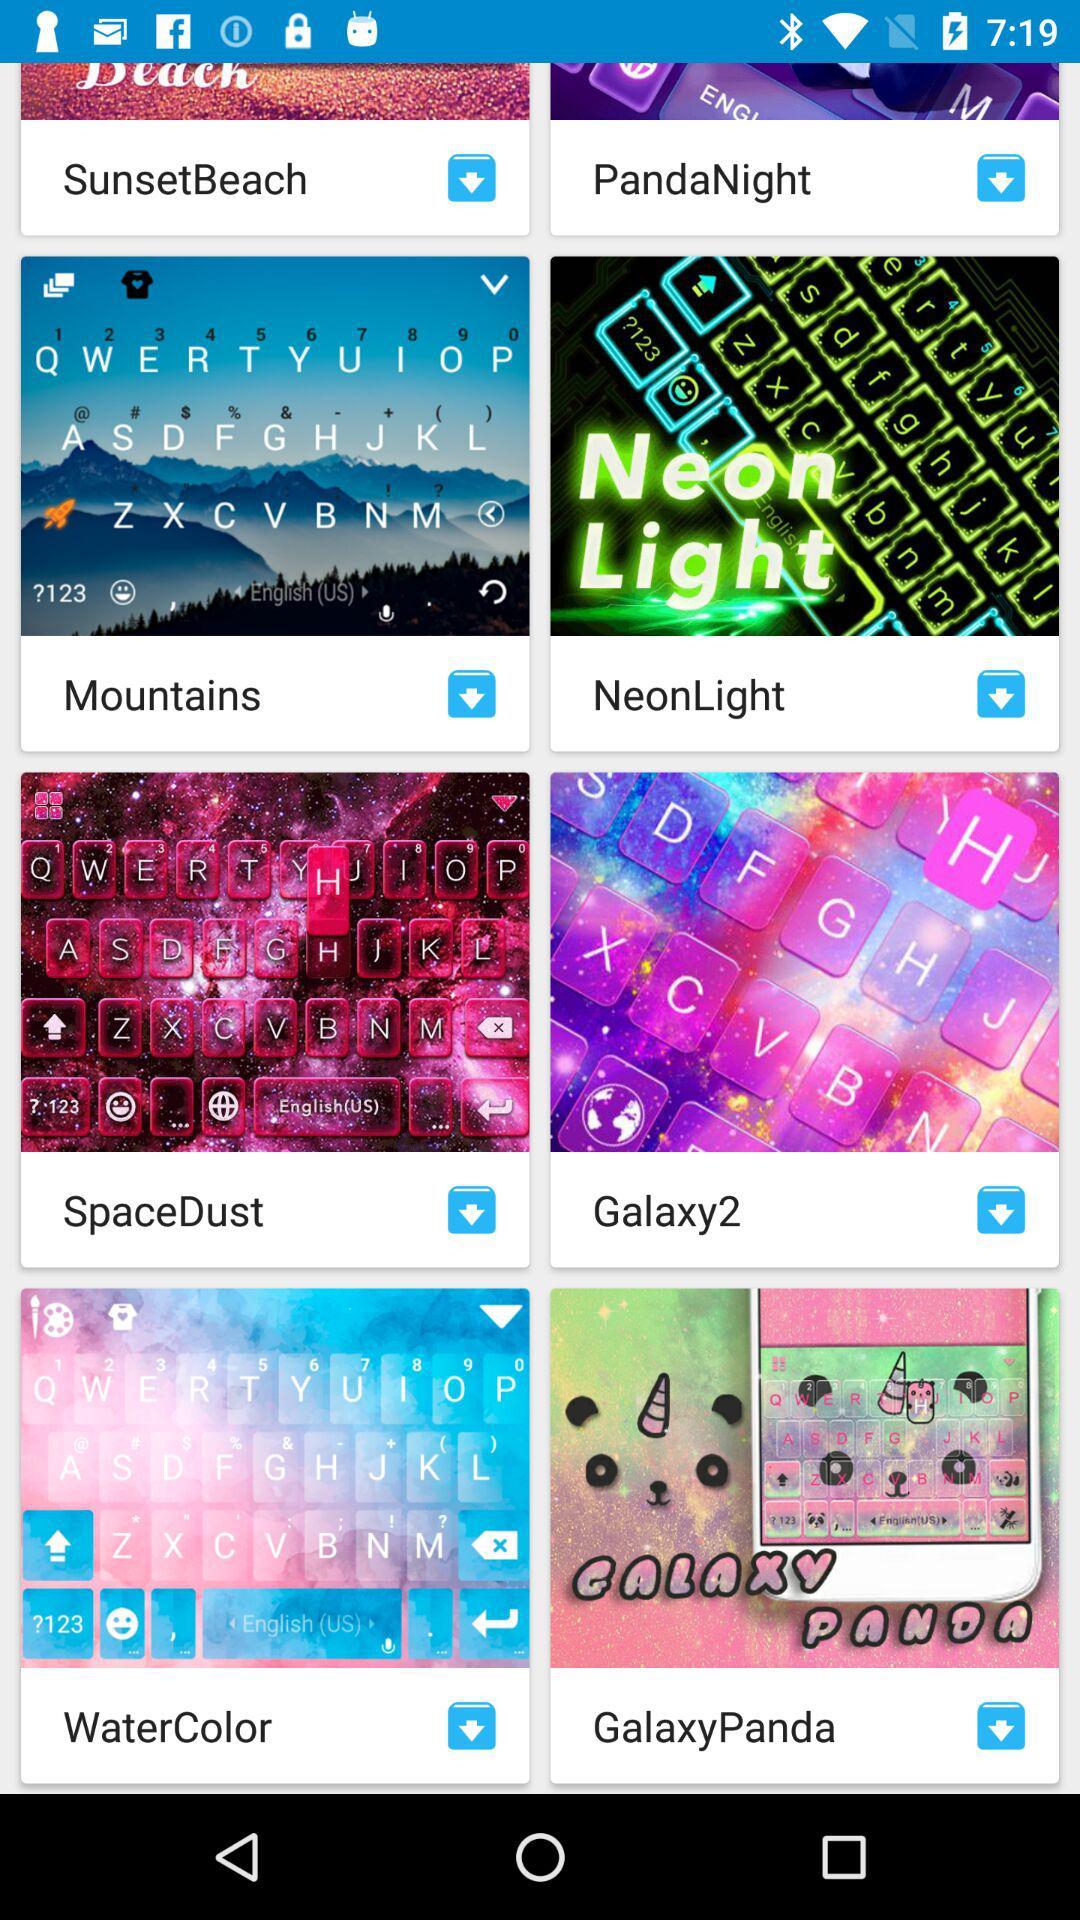  What do you see at coordinates (471, 1208) in the screenshot?
I see `open tab` at bounding box center [471, 1208].